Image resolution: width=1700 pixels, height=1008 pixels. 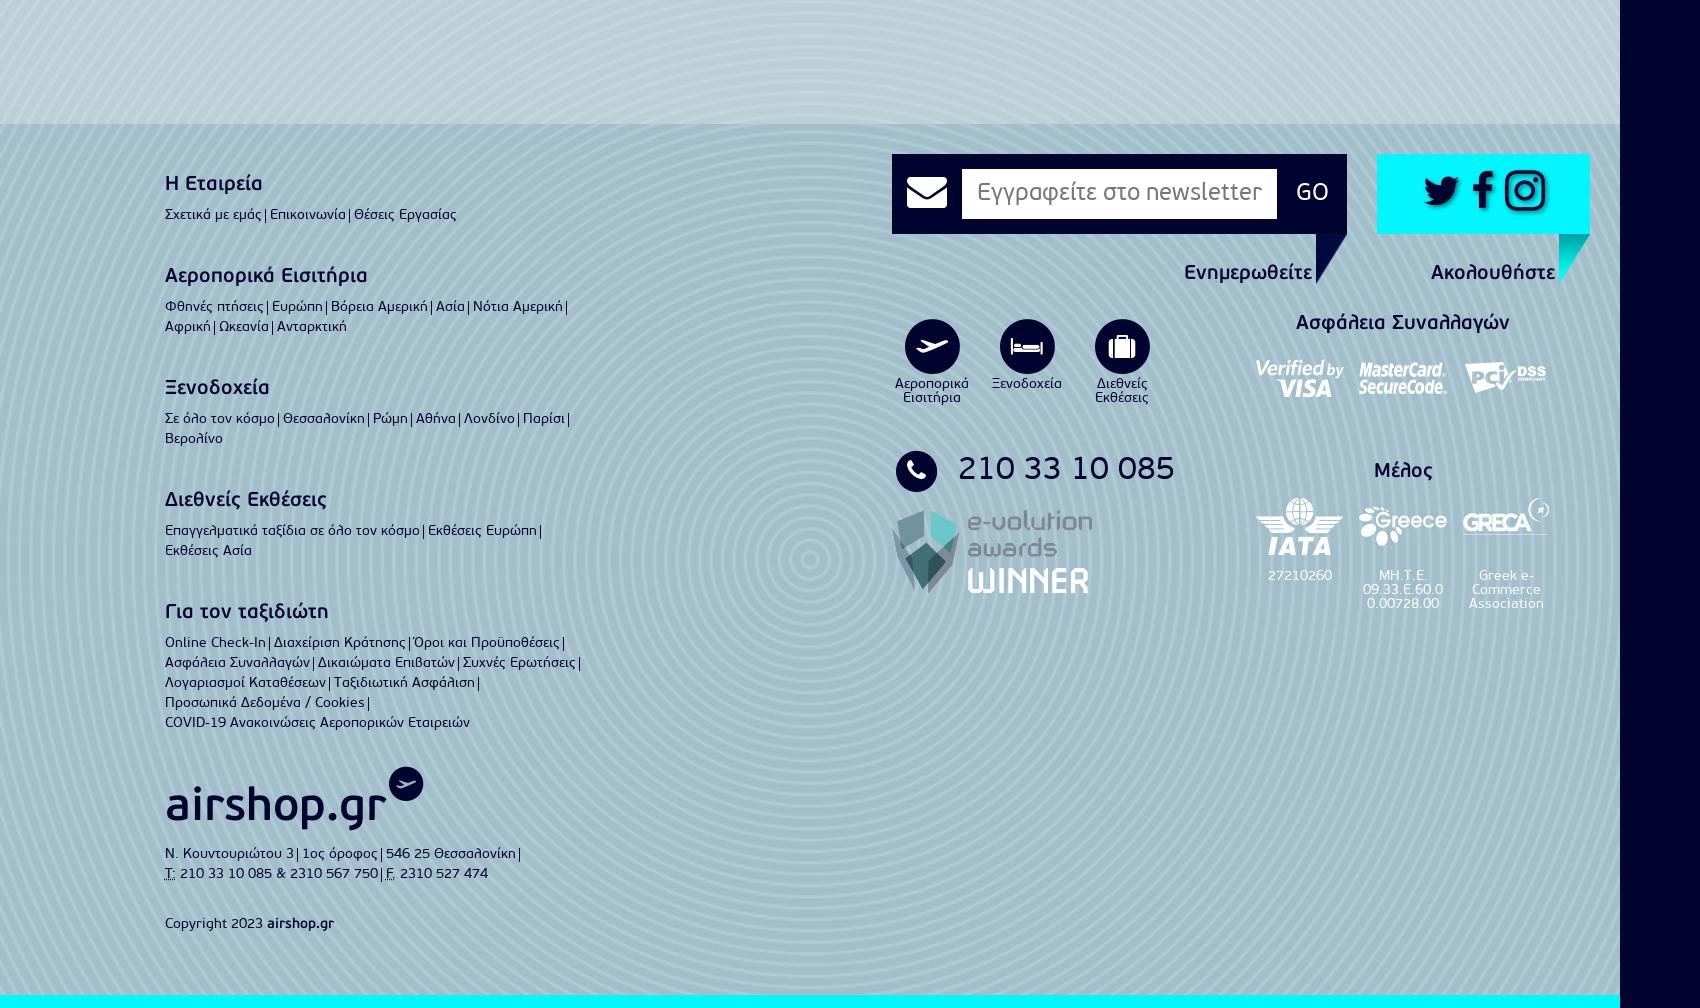 What do you see at coordinates (228, 853) in the screenshot?
I see `'Ν. Κουντουριώτου 3'` at bounding box center [228, 853].